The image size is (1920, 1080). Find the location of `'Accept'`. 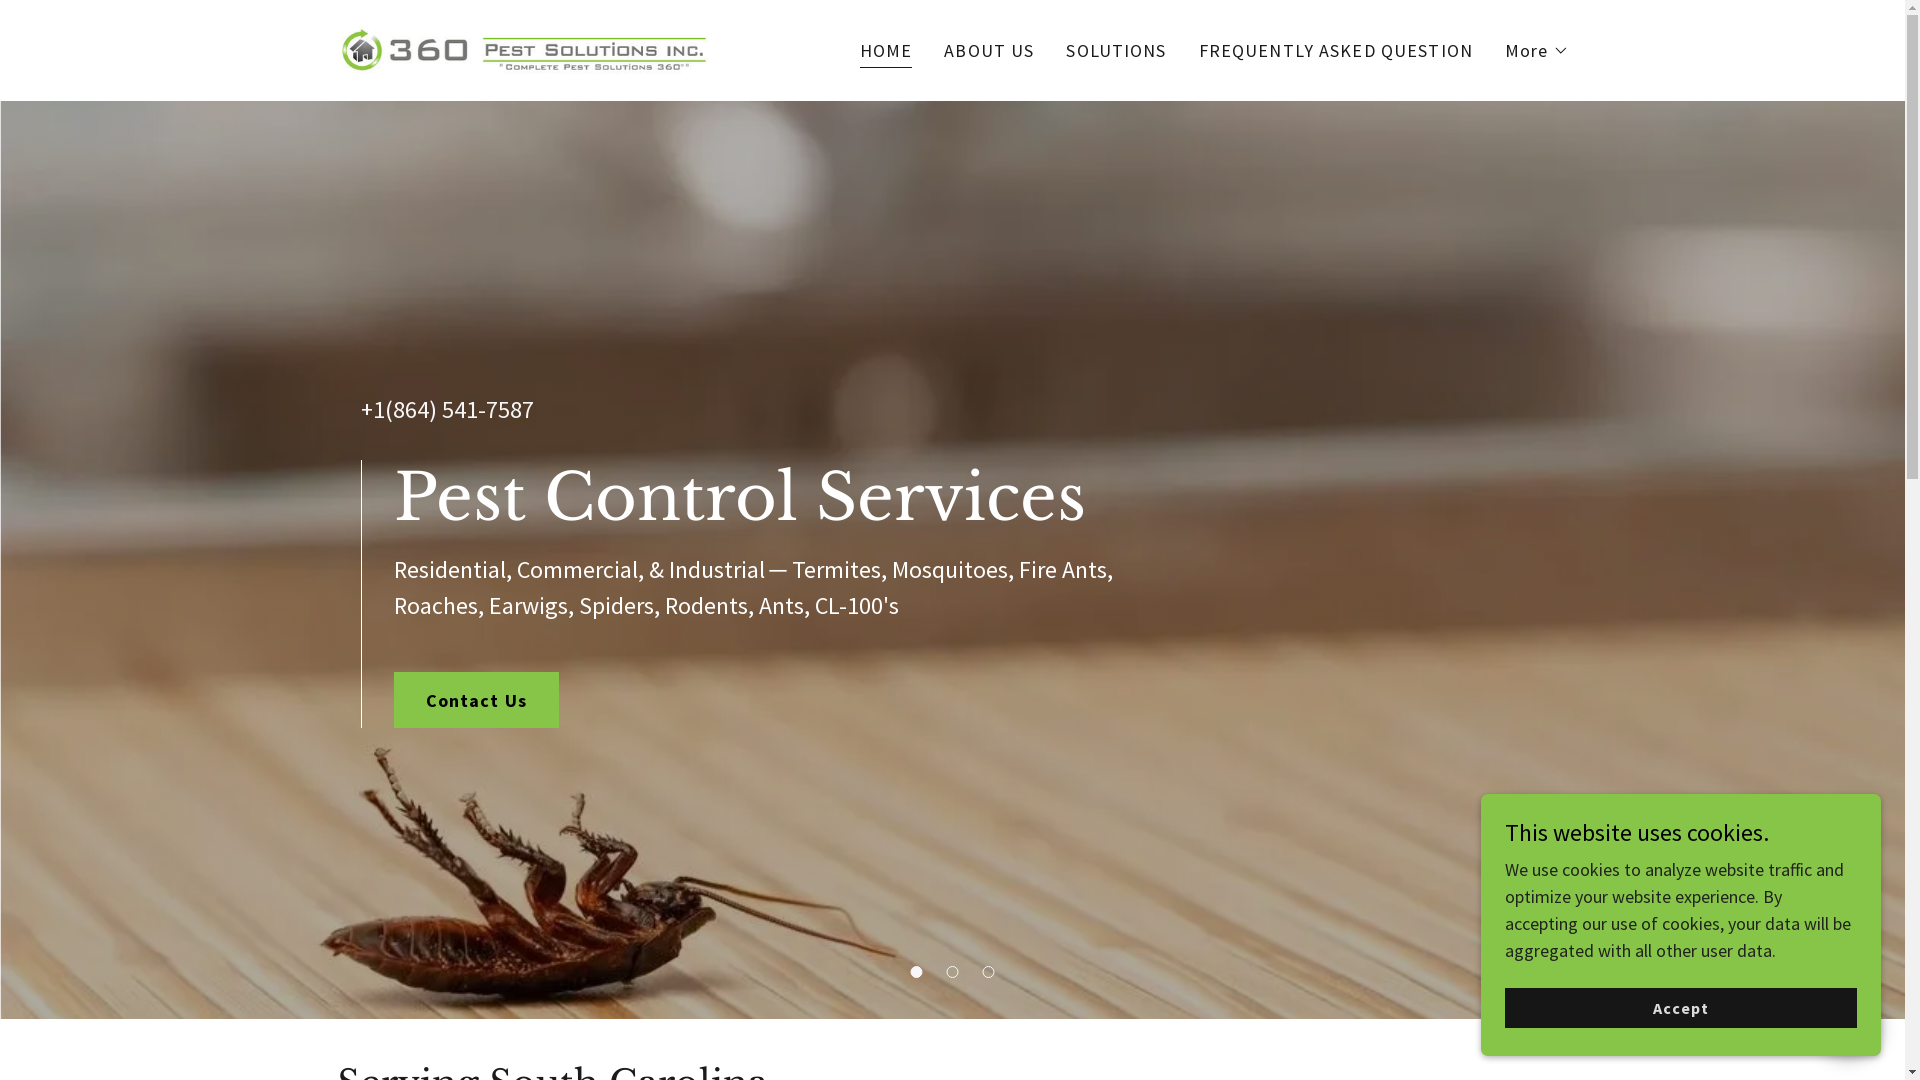

'Accept' is located at coordinates (1680, 1007).